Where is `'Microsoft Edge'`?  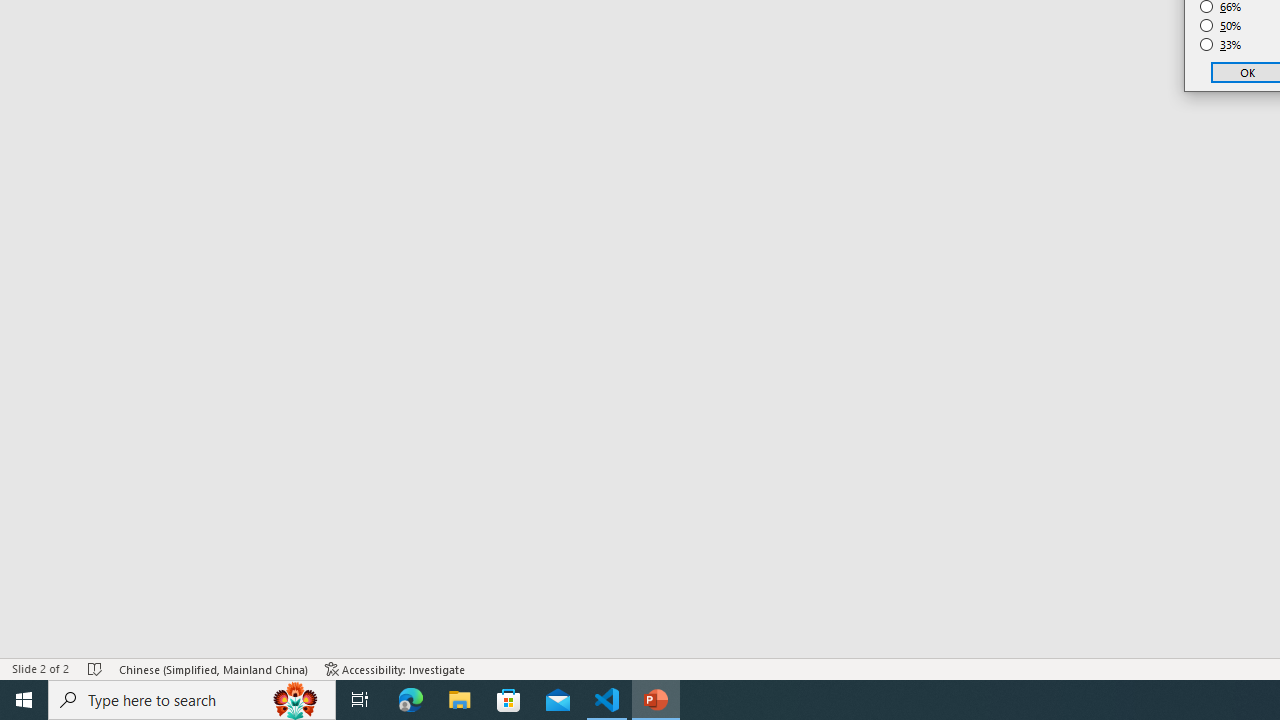 'Microsoft Edge' is located at coordinates (410, 698).